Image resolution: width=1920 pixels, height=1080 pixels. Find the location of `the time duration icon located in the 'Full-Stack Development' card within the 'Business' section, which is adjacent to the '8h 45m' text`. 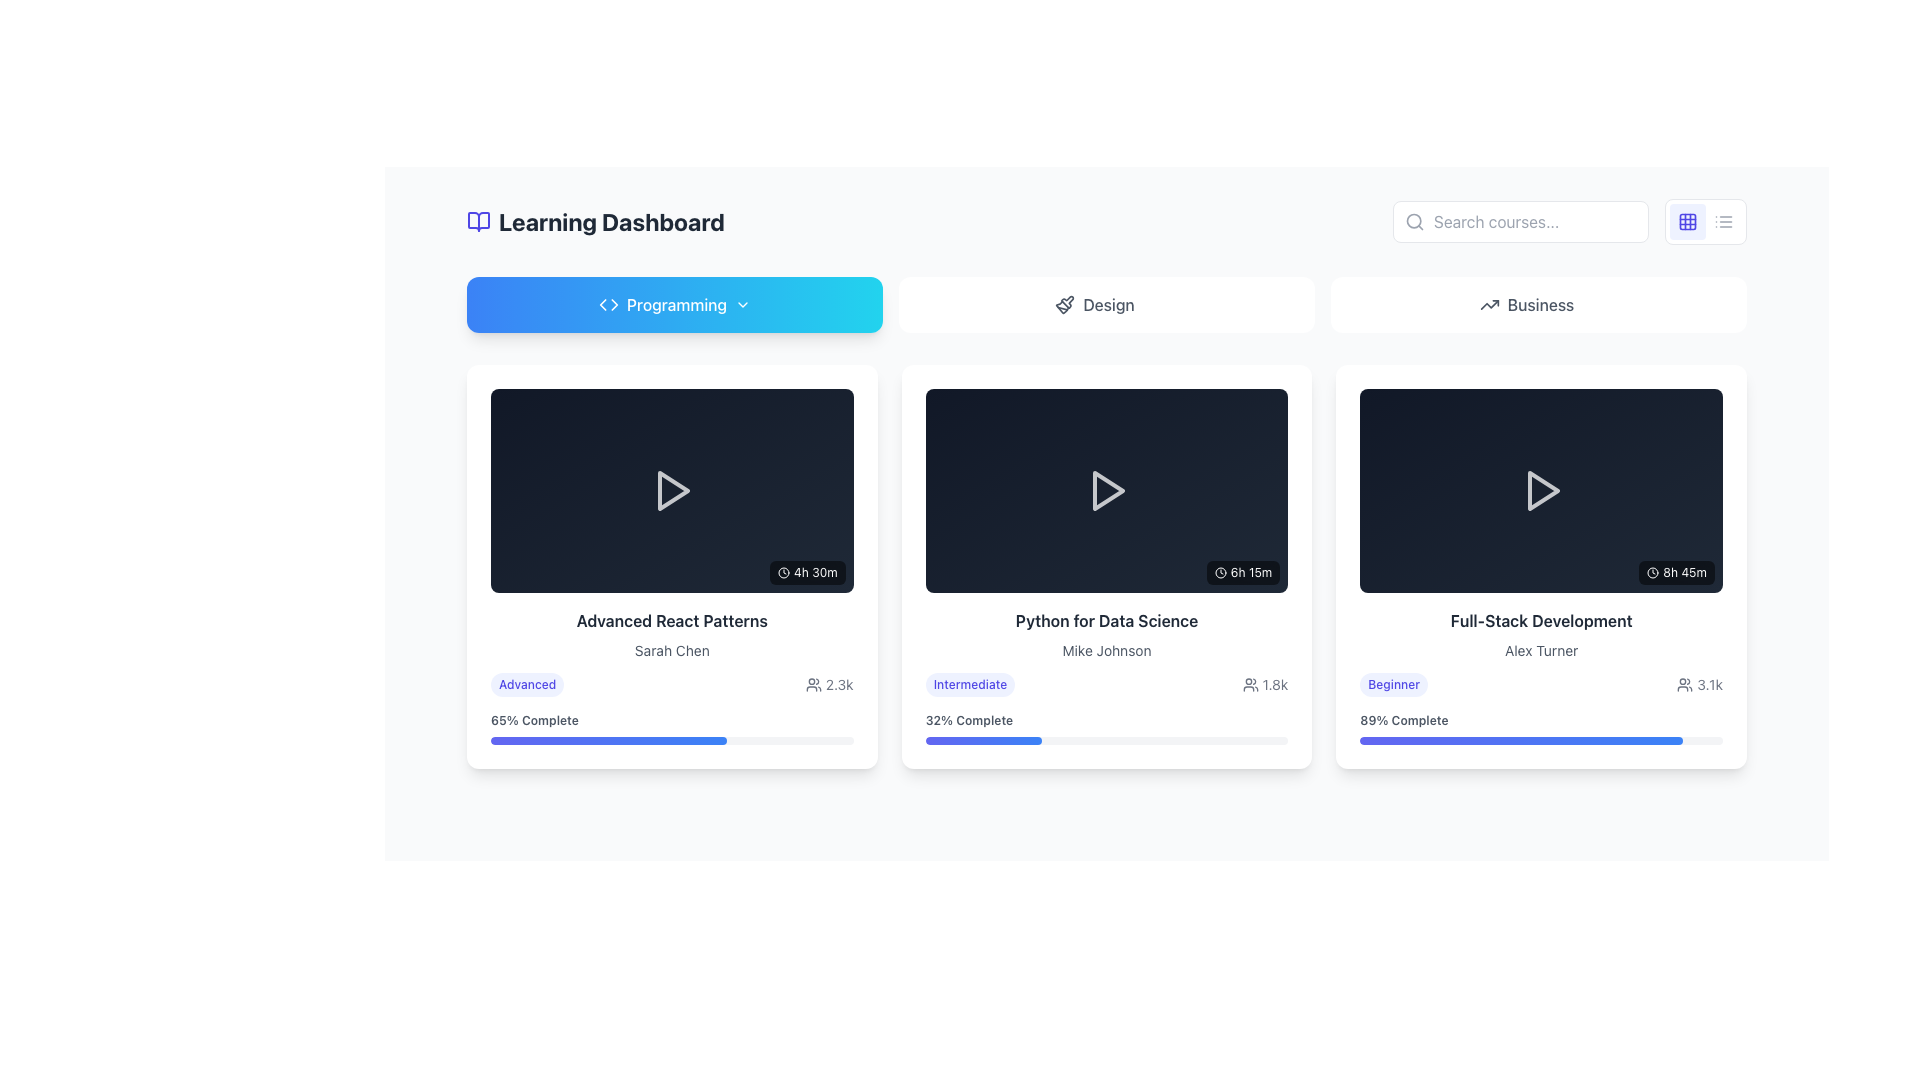

the time duration icon located in the 'Full-Stack Development' card within the 'Business' section, which is adjacent to the '8h 45m' text is located at coordinates (1653, 572).